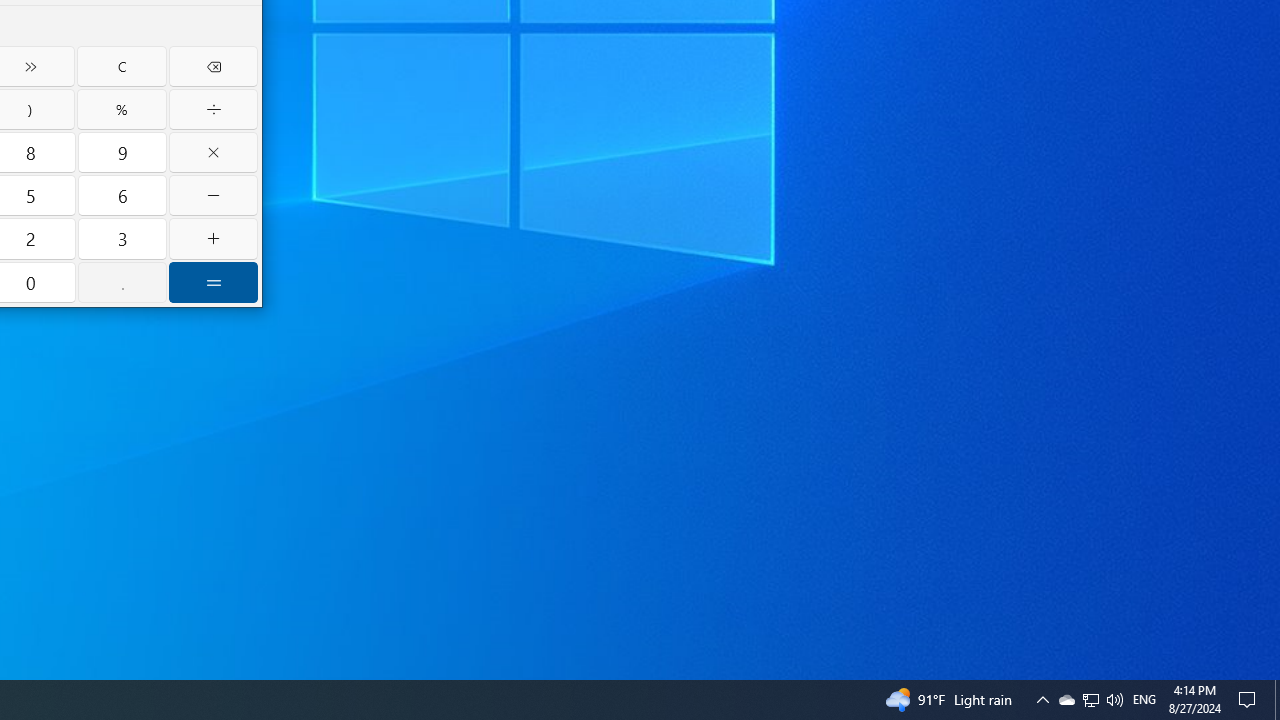 This screenshot has width=1280, height=720. What do you see at coordinates (213, 65) in the screenshot?
I see `'Backspace'` at bounding box center [213, 65].